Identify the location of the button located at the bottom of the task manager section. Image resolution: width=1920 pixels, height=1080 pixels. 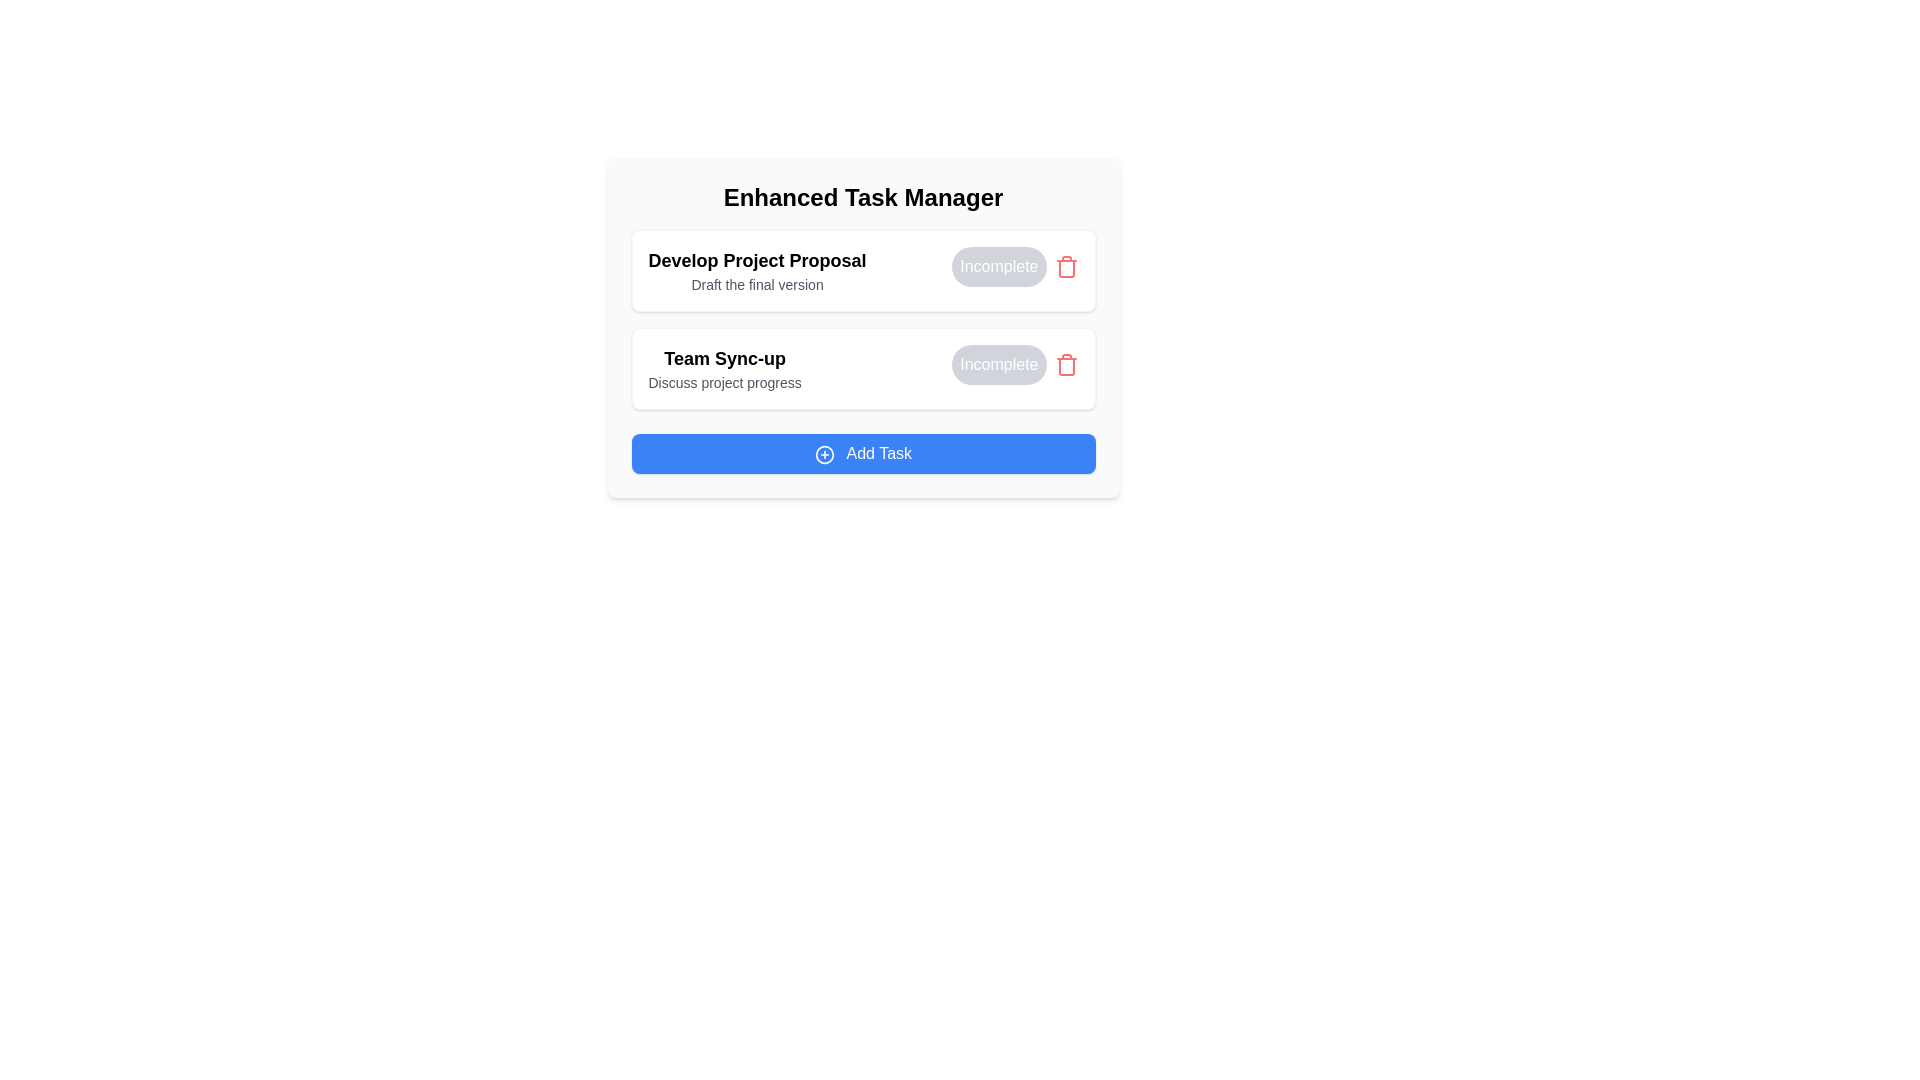
(863, 454).